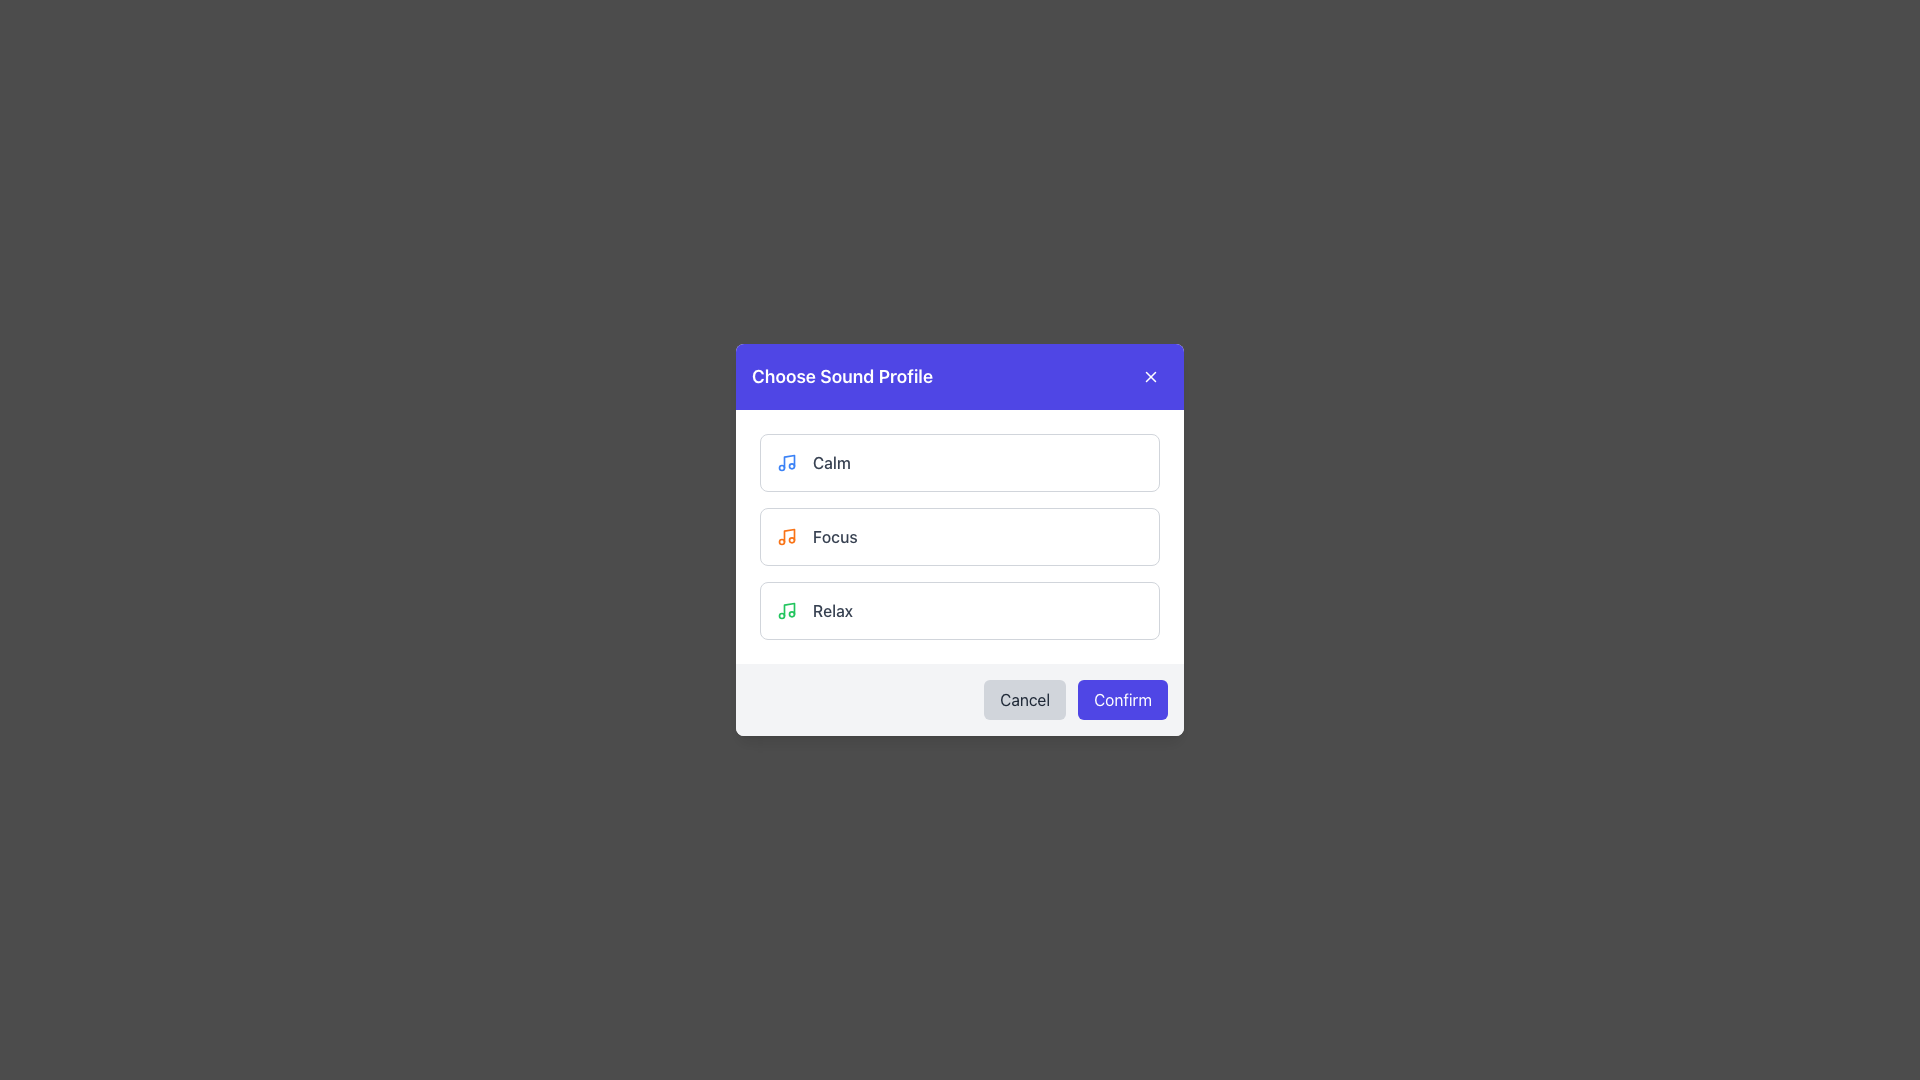 The image size is (1920, 1080). Describe the element at coordinates (960, 609) in the screenshot. I see `the 'Relax' button in the sound profile selection modal` at that location.